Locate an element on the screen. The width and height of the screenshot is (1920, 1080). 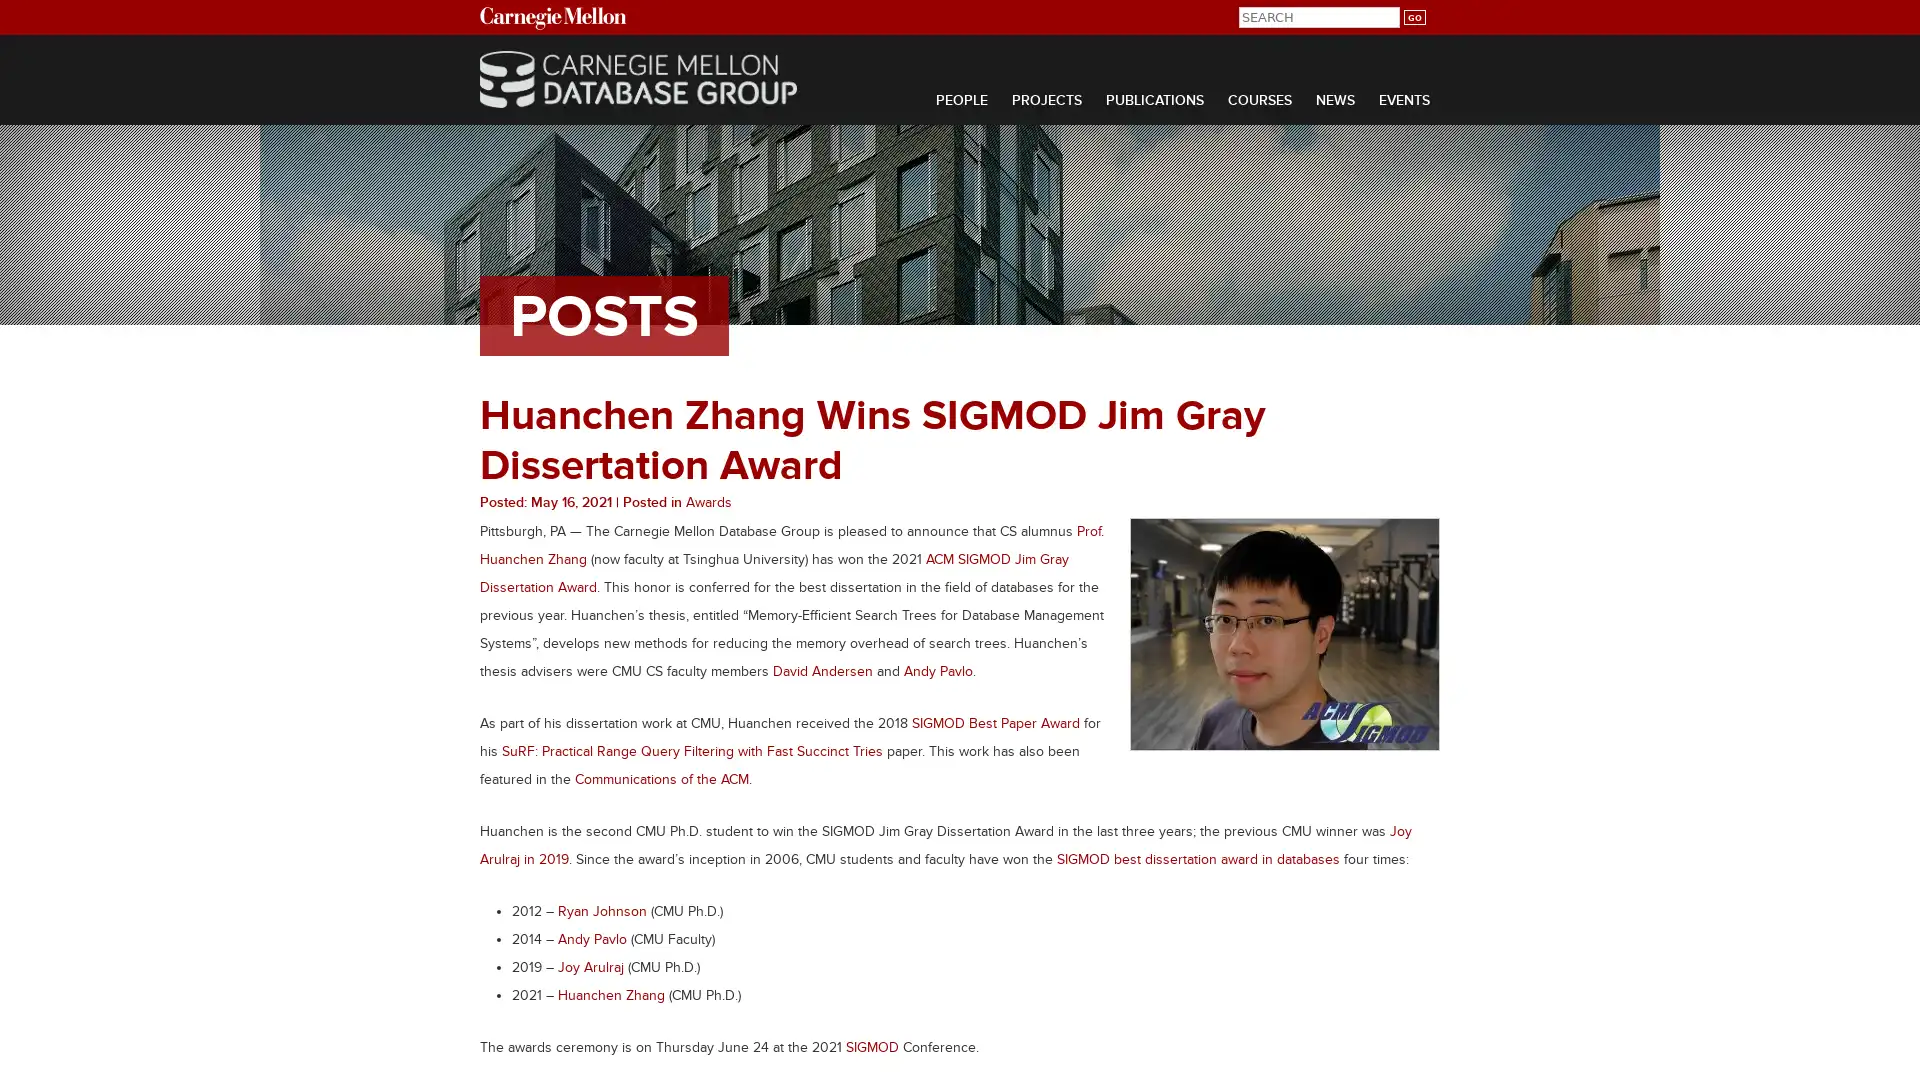
Go is located at coordinates (1413, 17).